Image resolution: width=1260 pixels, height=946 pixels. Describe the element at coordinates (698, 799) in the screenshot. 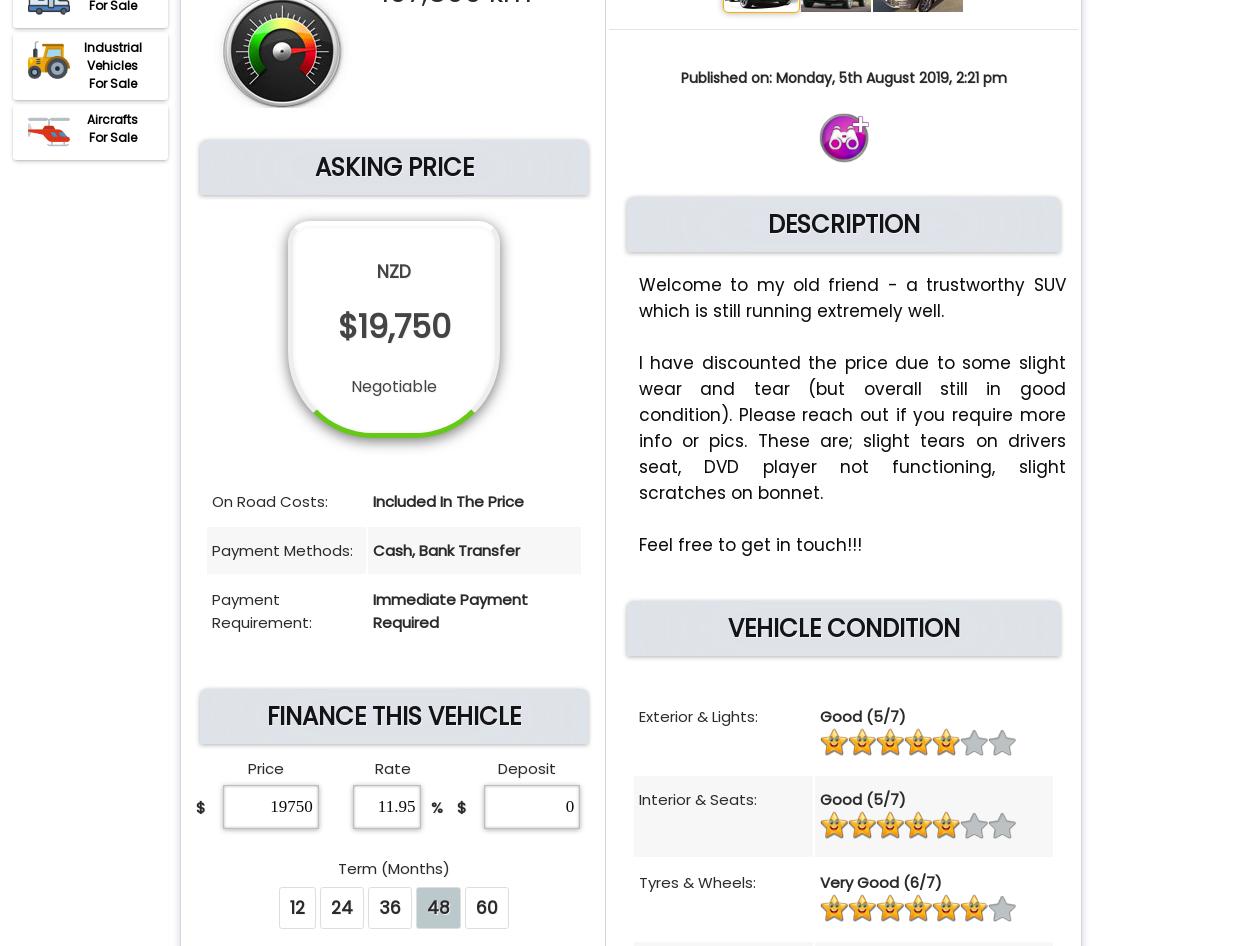

I see `'Interior & Seats:'` at that location.